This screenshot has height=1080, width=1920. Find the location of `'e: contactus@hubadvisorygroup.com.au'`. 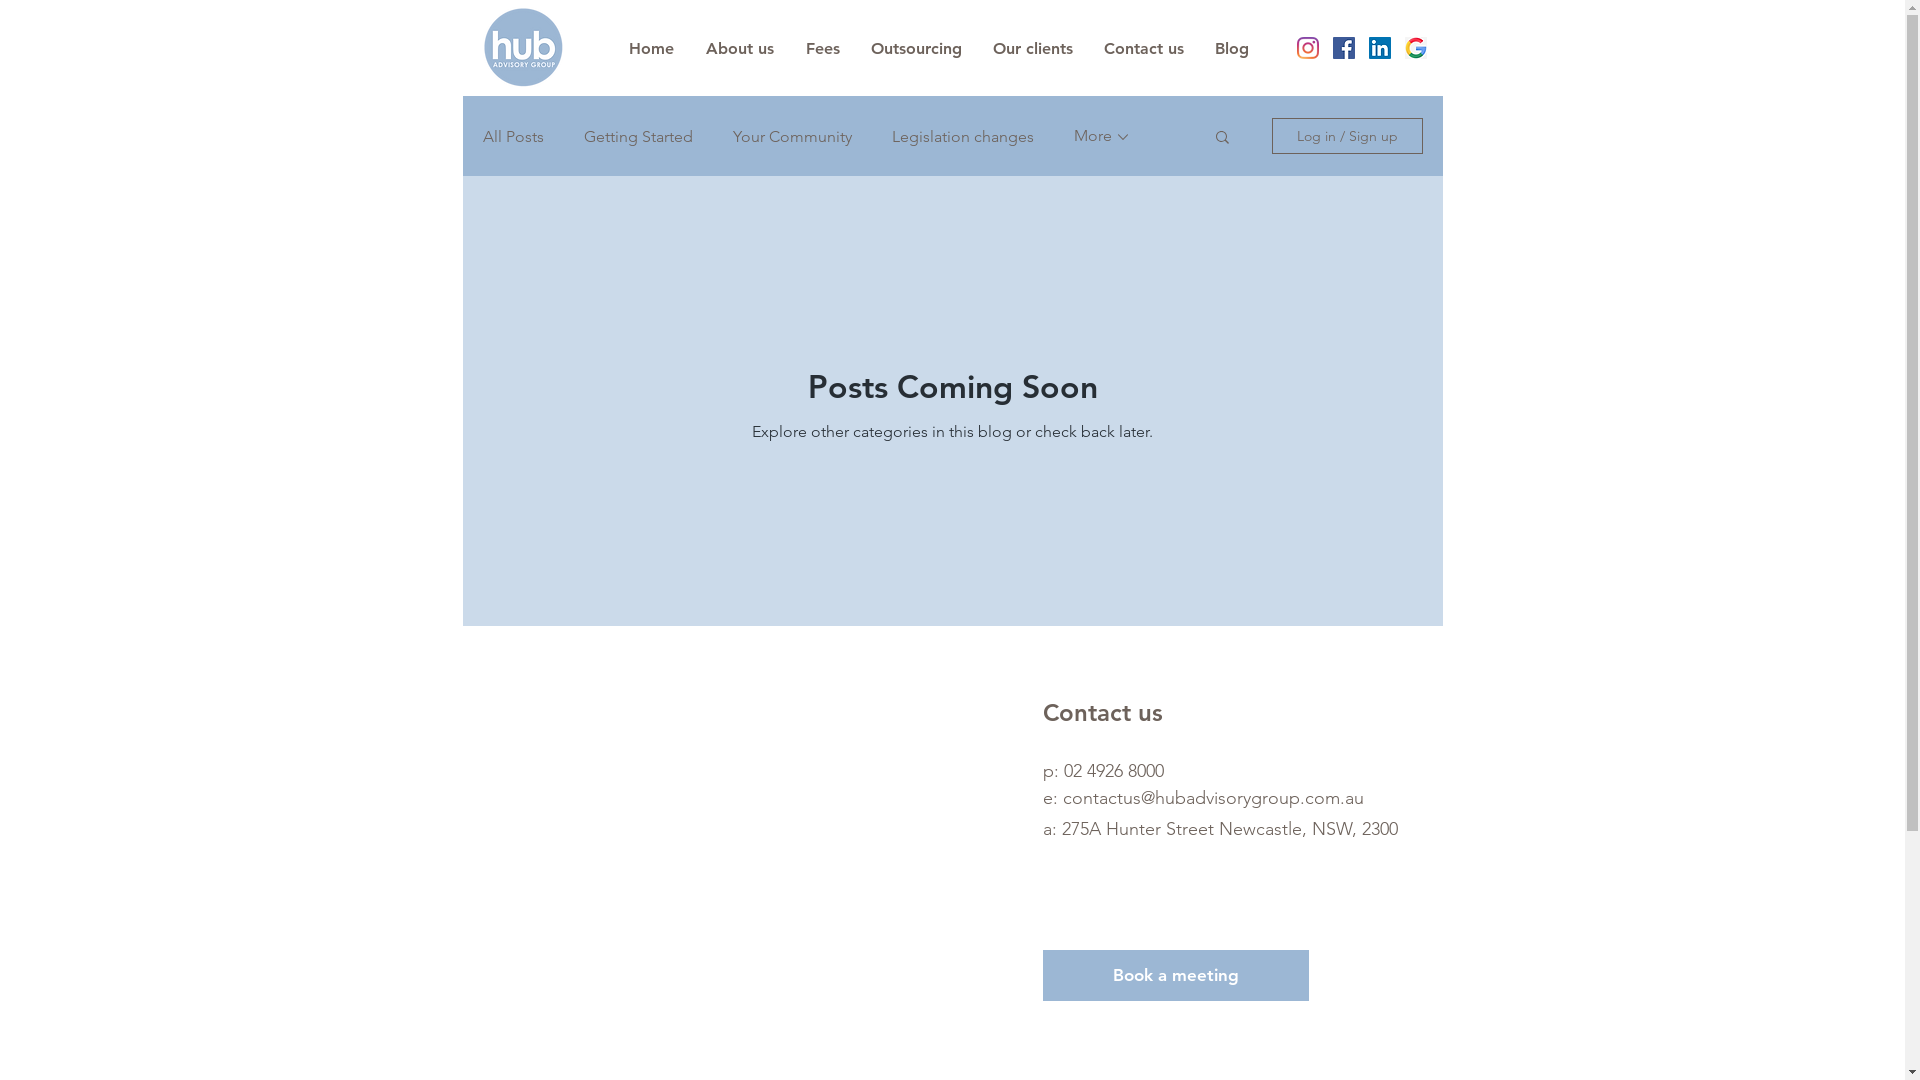

'e: contactus@hubadvisorygroup.com.au' is located at coordinates (1201, 797).